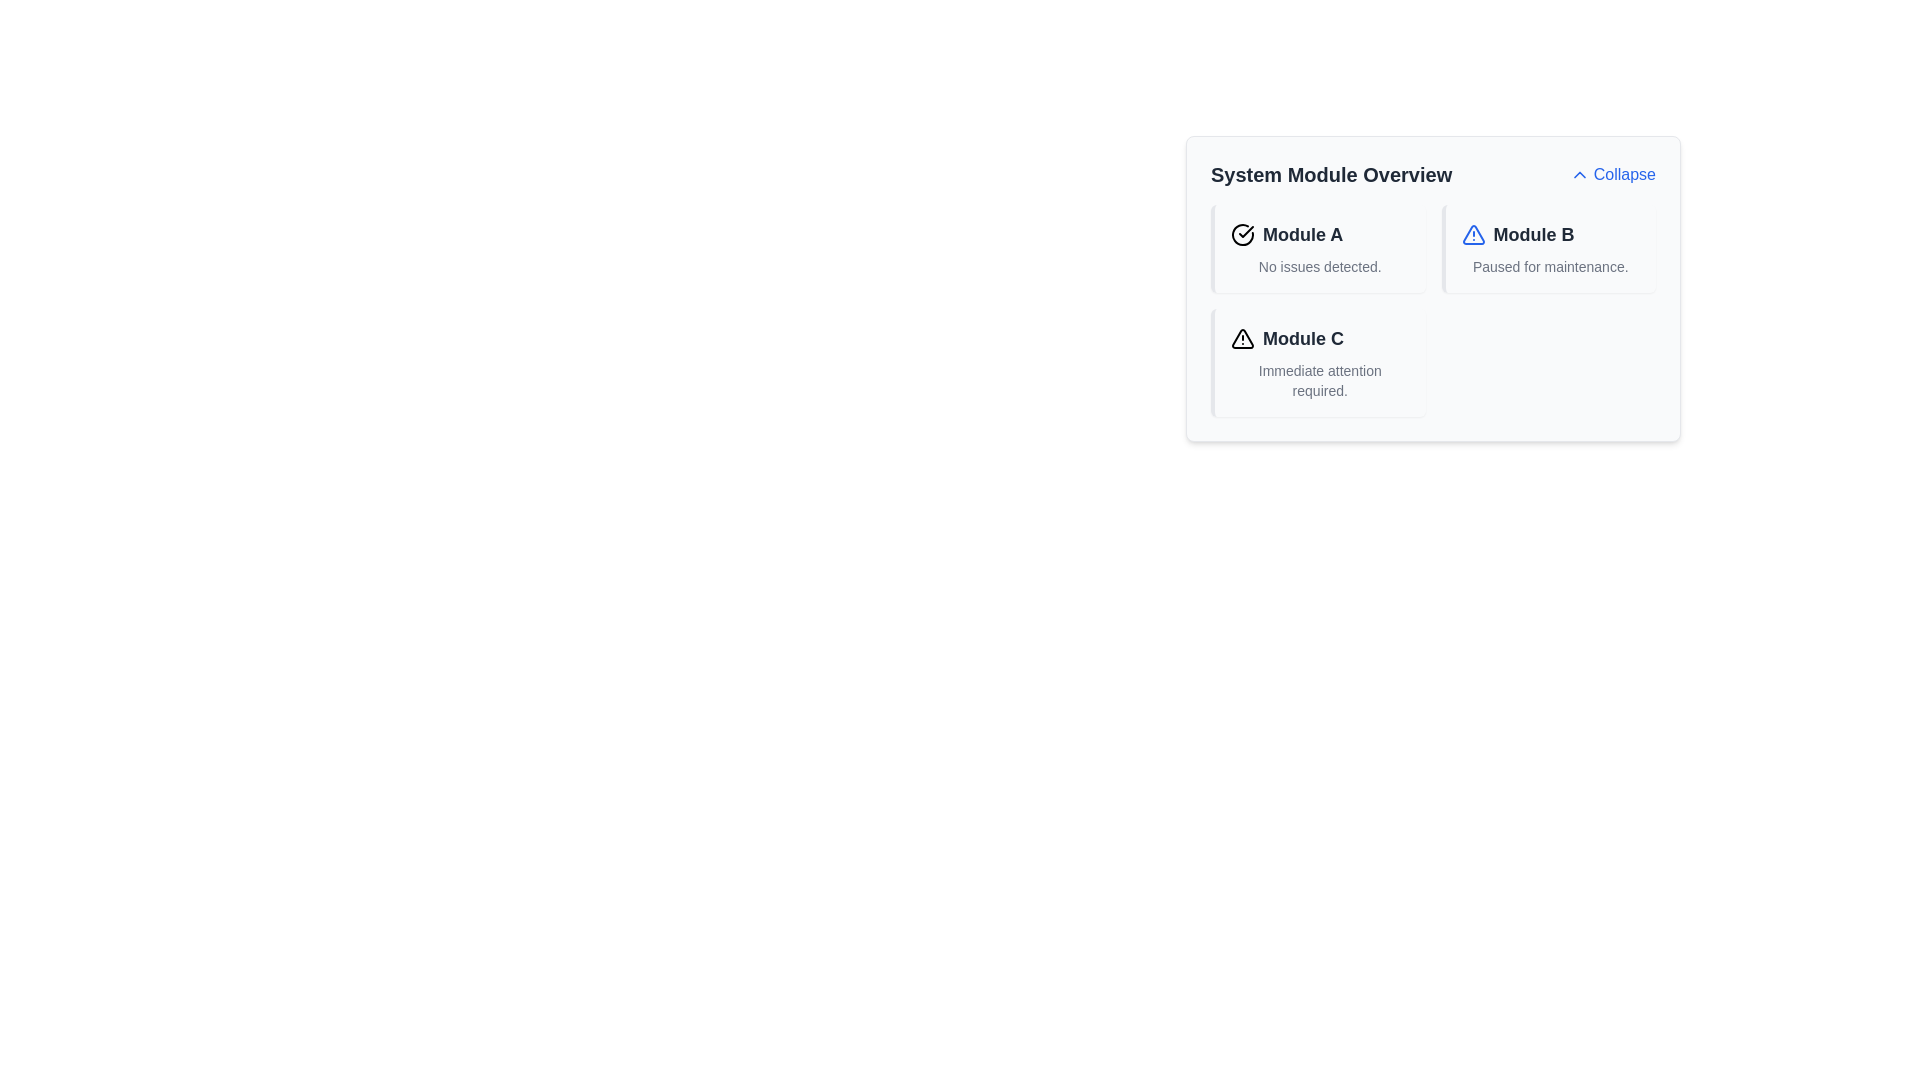  What do you see at coordinates (1318, 362) in the screenshot?
I see `the notification in the Notification card element with a light red background and bold text stating 'Module C'` at bounding box center [1318, 362].